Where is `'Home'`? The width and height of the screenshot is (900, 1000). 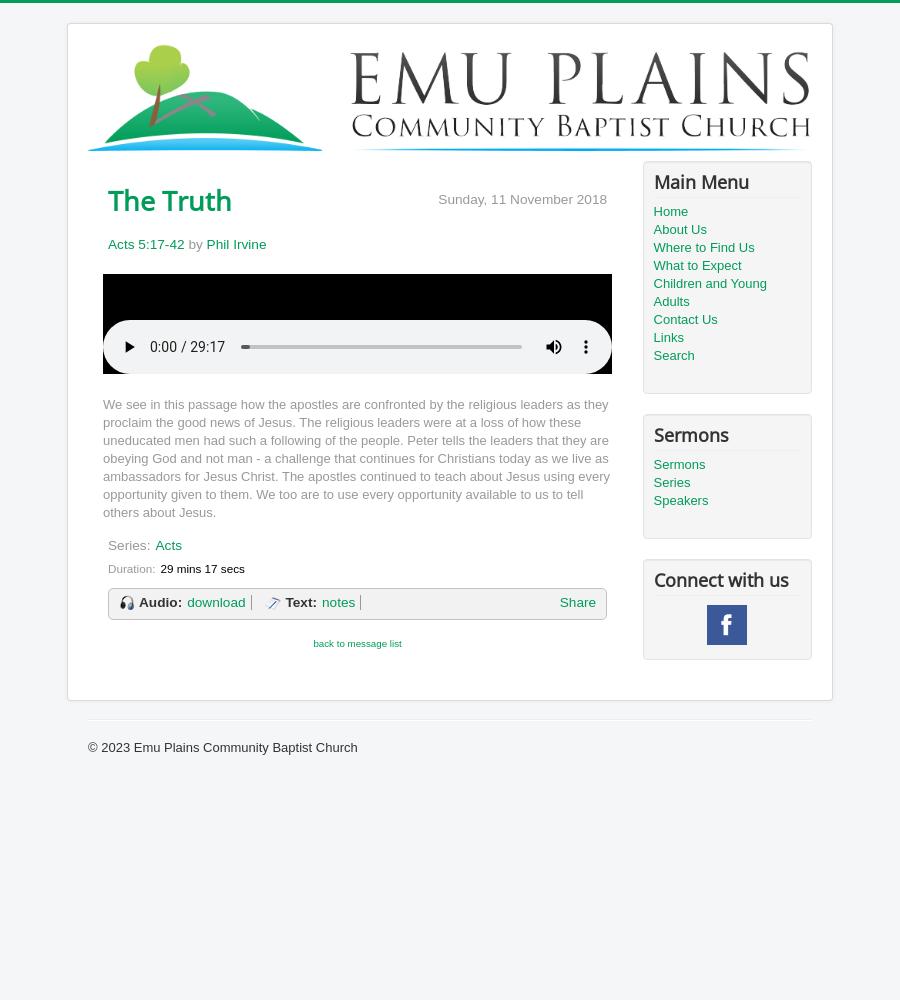
'Home' is located at coordinates (670, 210).